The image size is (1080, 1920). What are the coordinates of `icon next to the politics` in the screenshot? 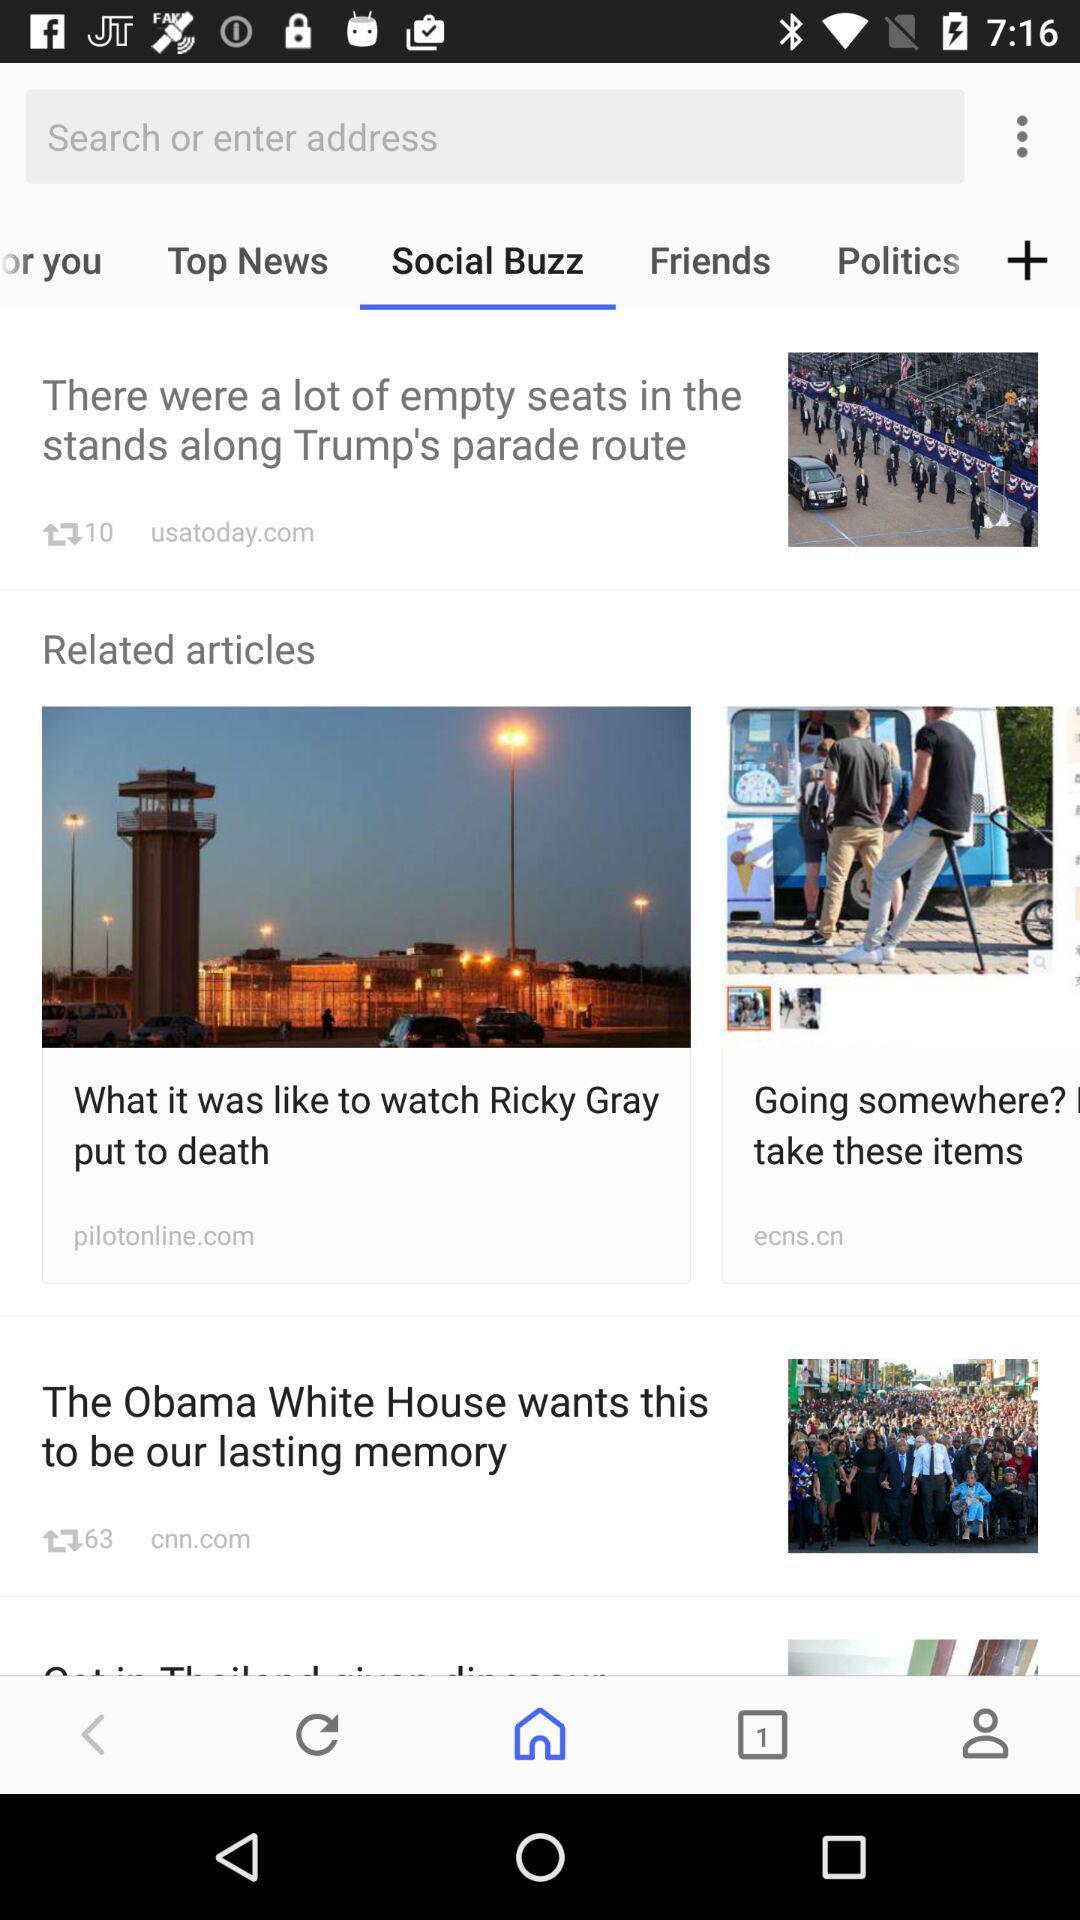 It's located at (1027, 258).